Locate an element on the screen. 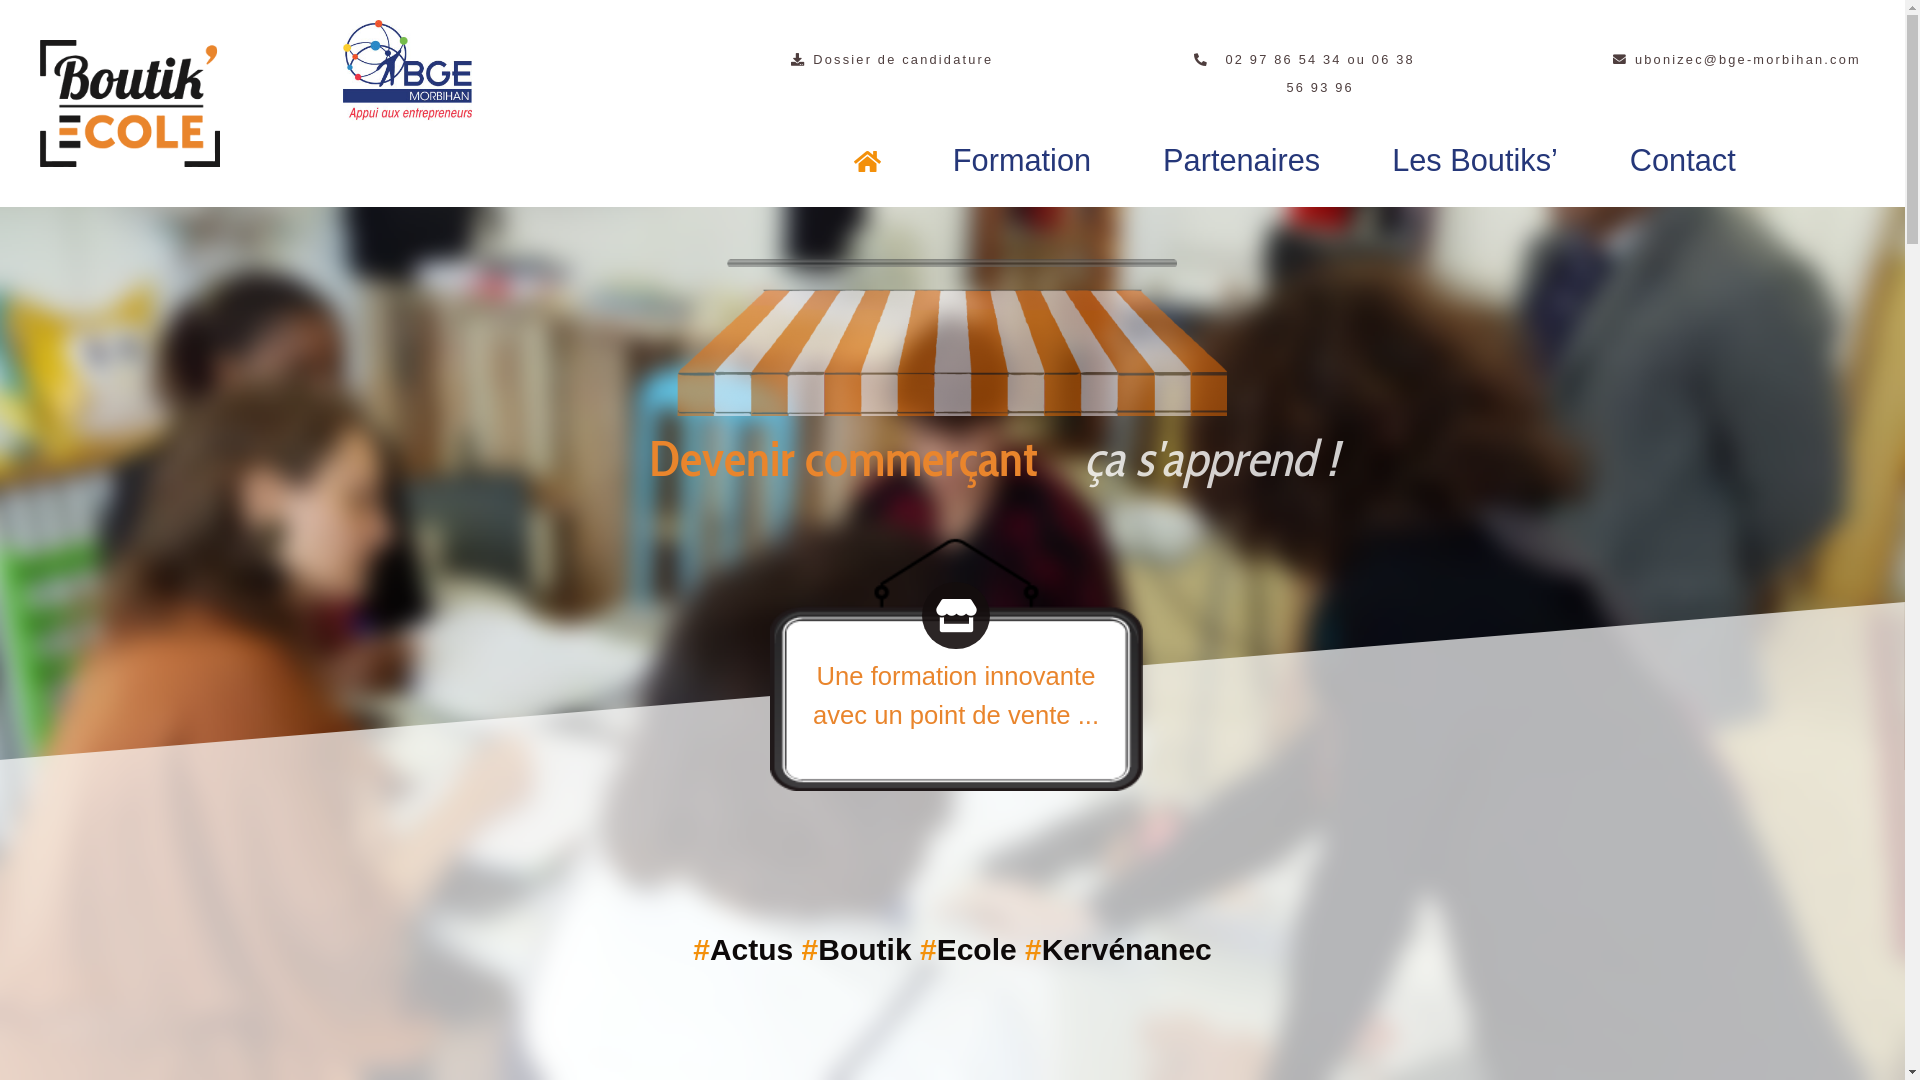  '02 97 86 54 34 ou 06 38 56 93 96' is located at coordinates (1309, 72).